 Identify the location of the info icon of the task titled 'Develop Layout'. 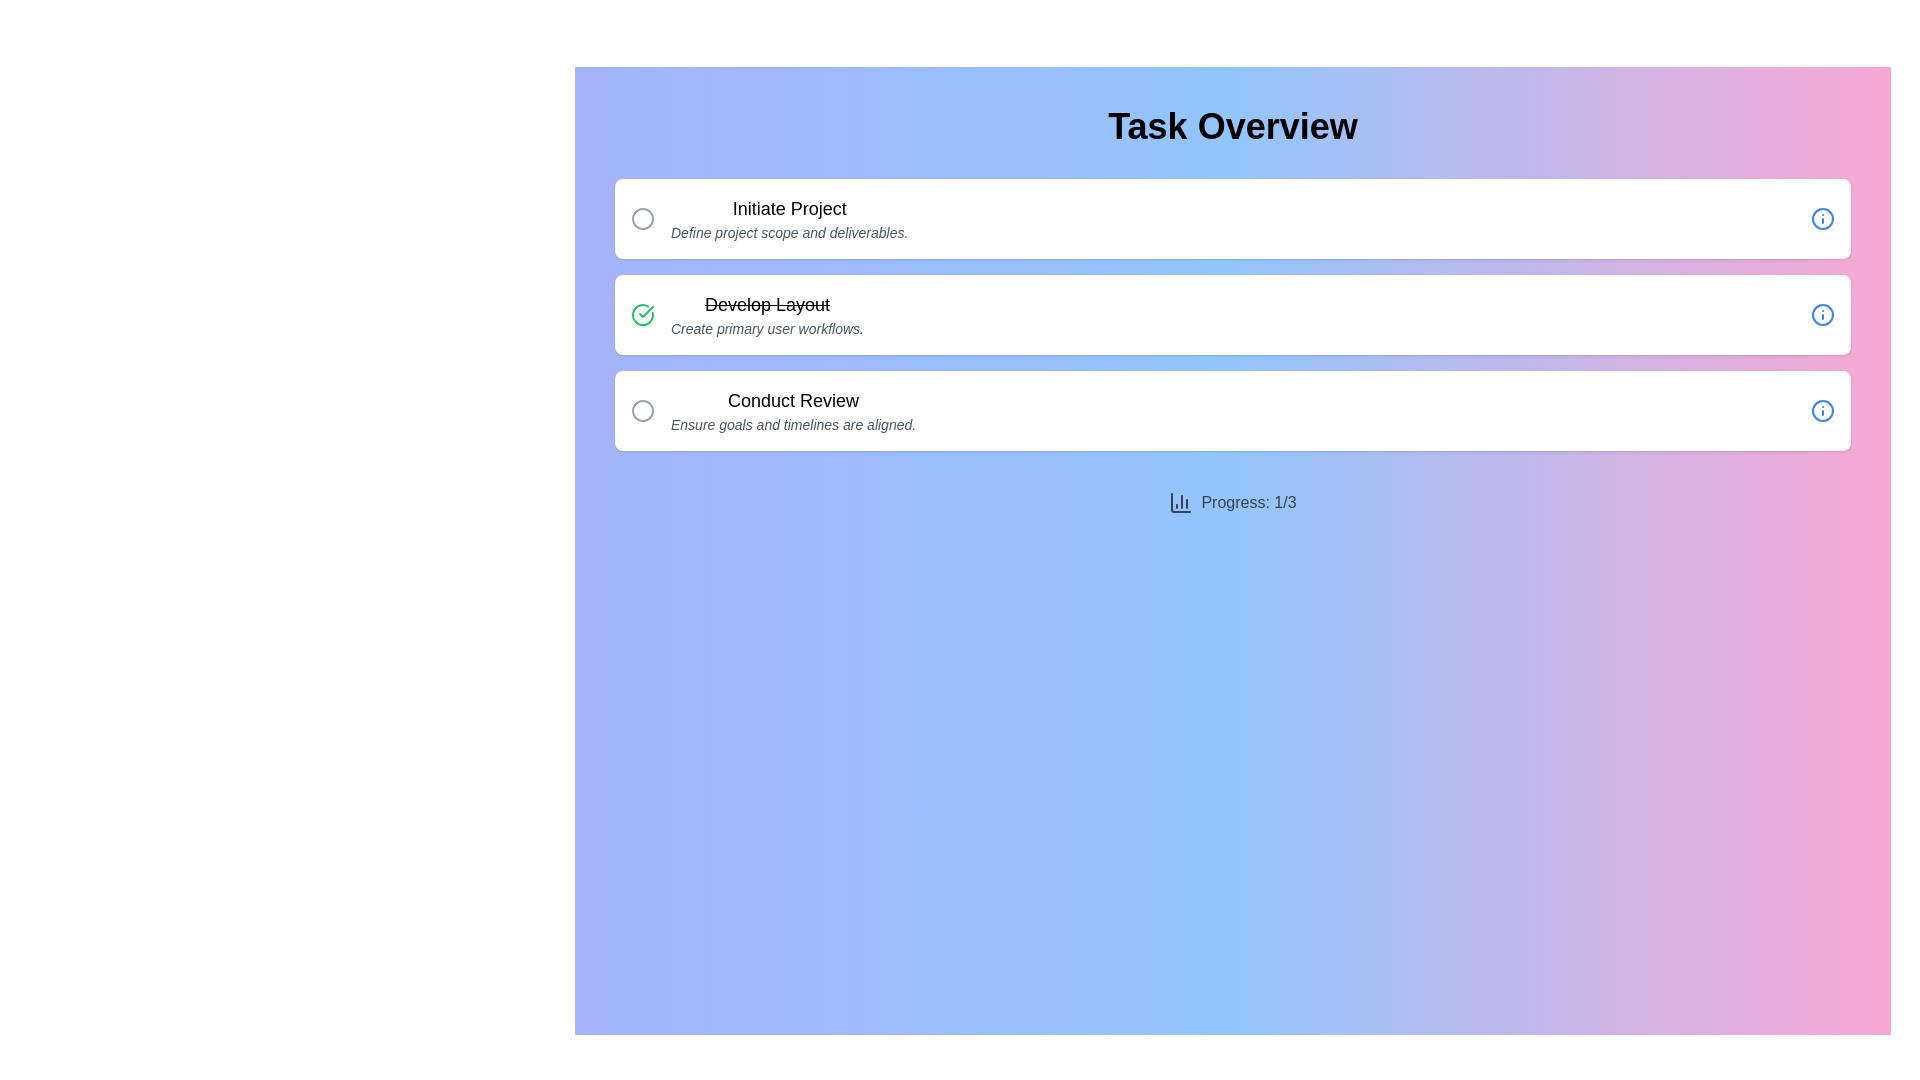
(1823, 315).